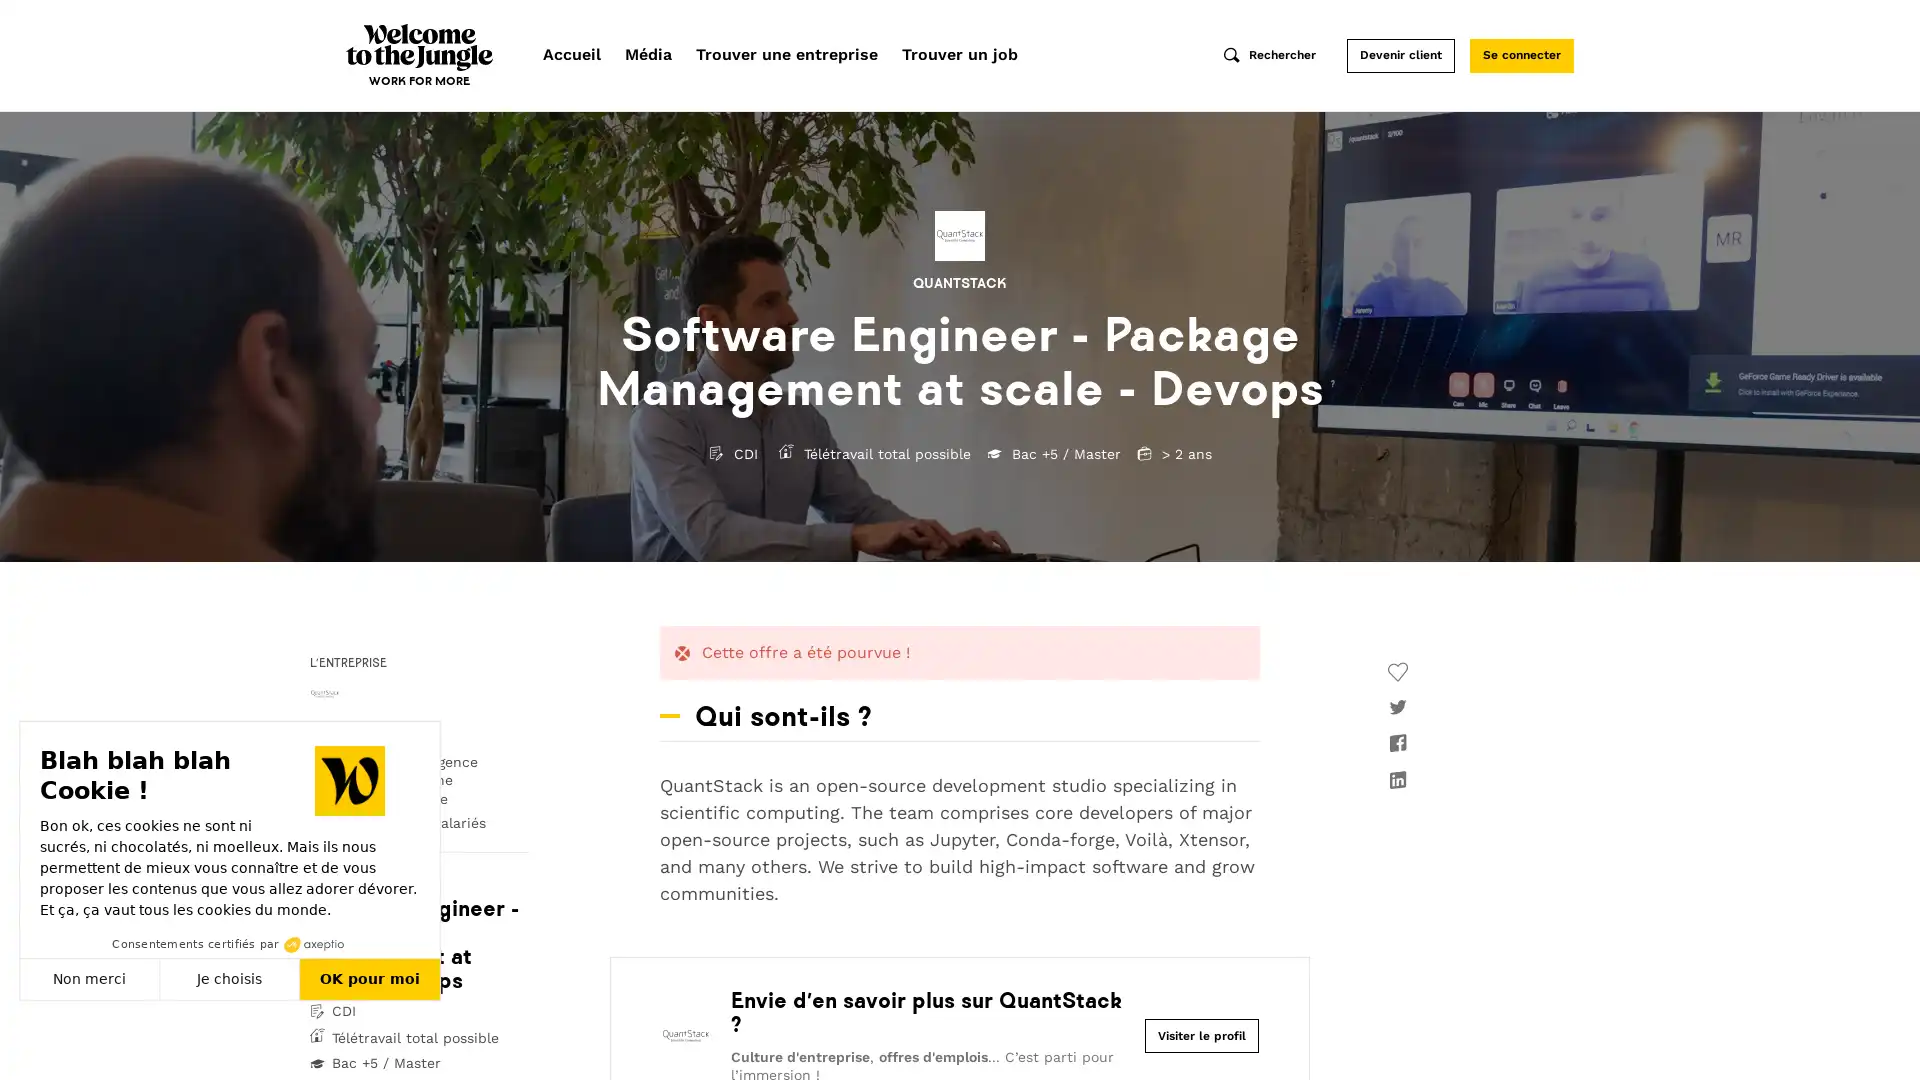  Describe the element at coordinates (89, 978) in the screenshot. I see `Non merci` at that location.